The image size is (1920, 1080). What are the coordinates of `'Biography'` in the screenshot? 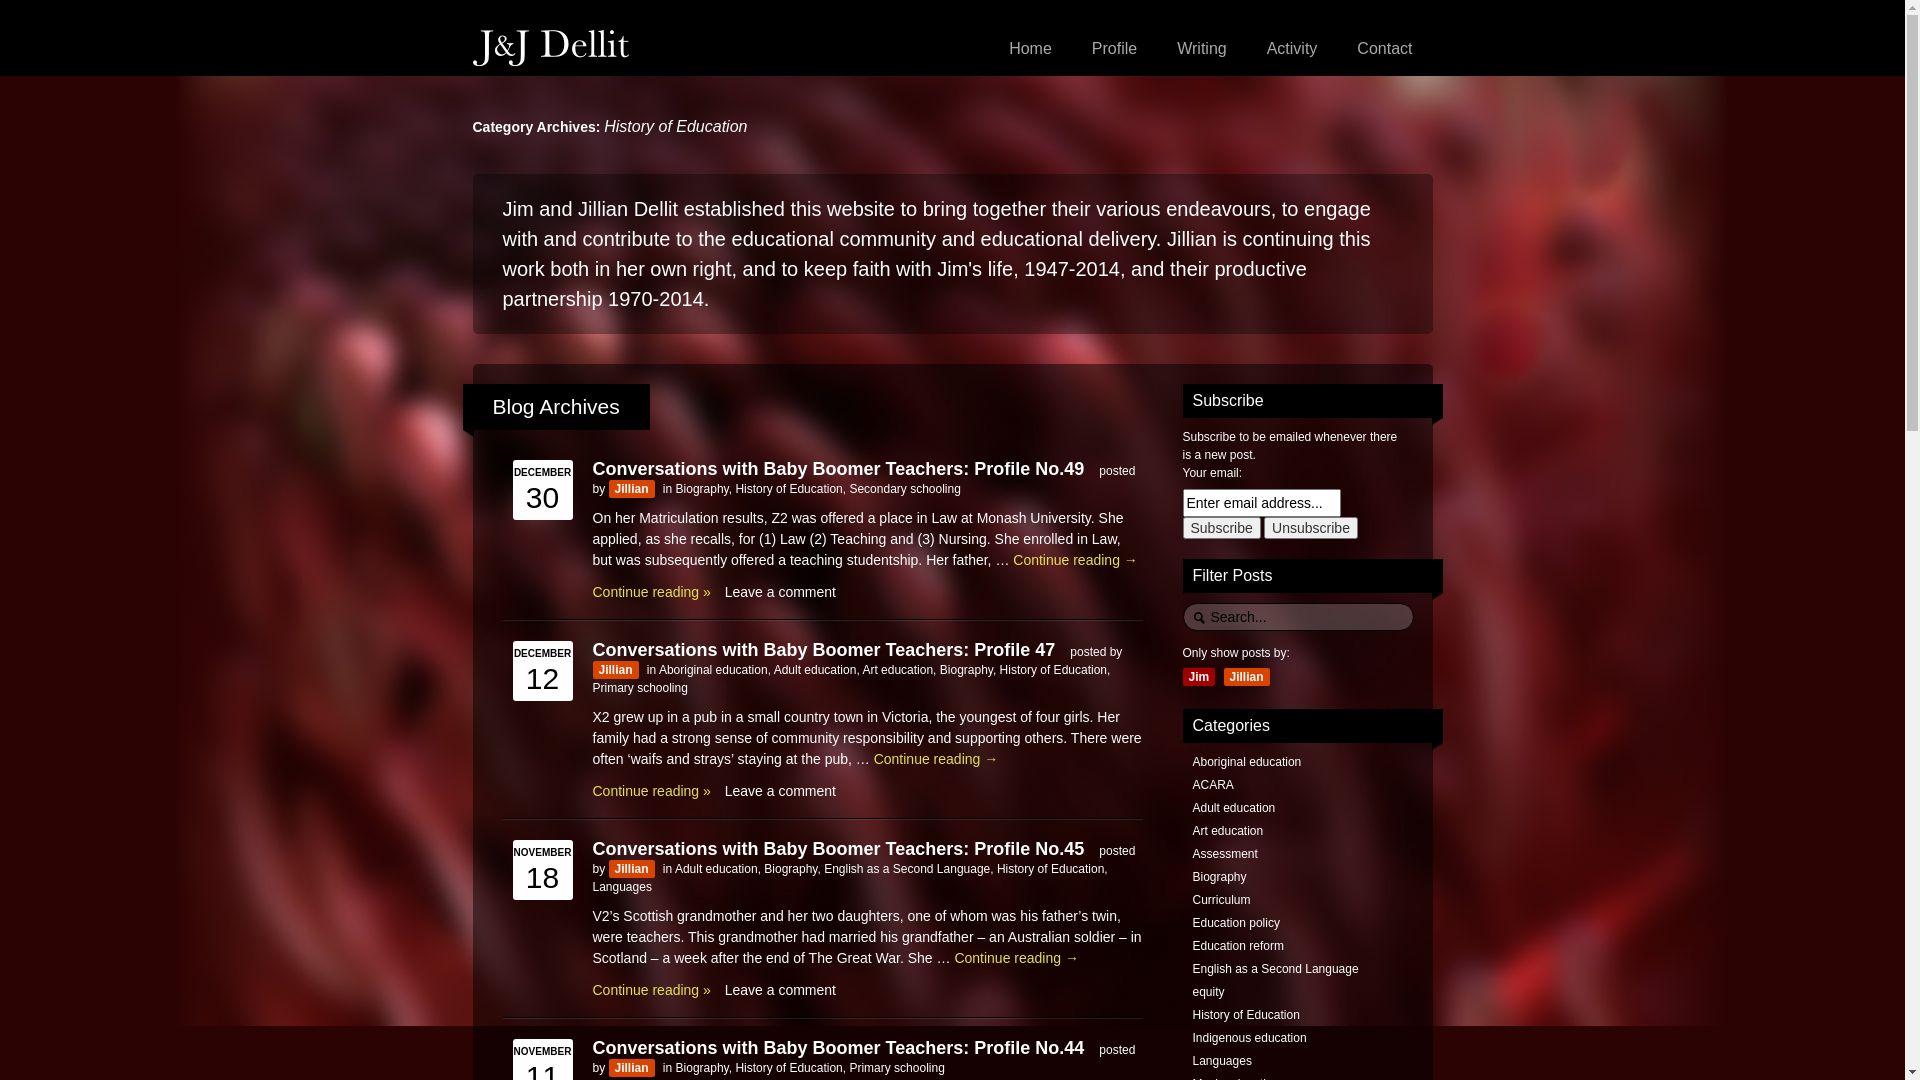 It's located at (676, 489).